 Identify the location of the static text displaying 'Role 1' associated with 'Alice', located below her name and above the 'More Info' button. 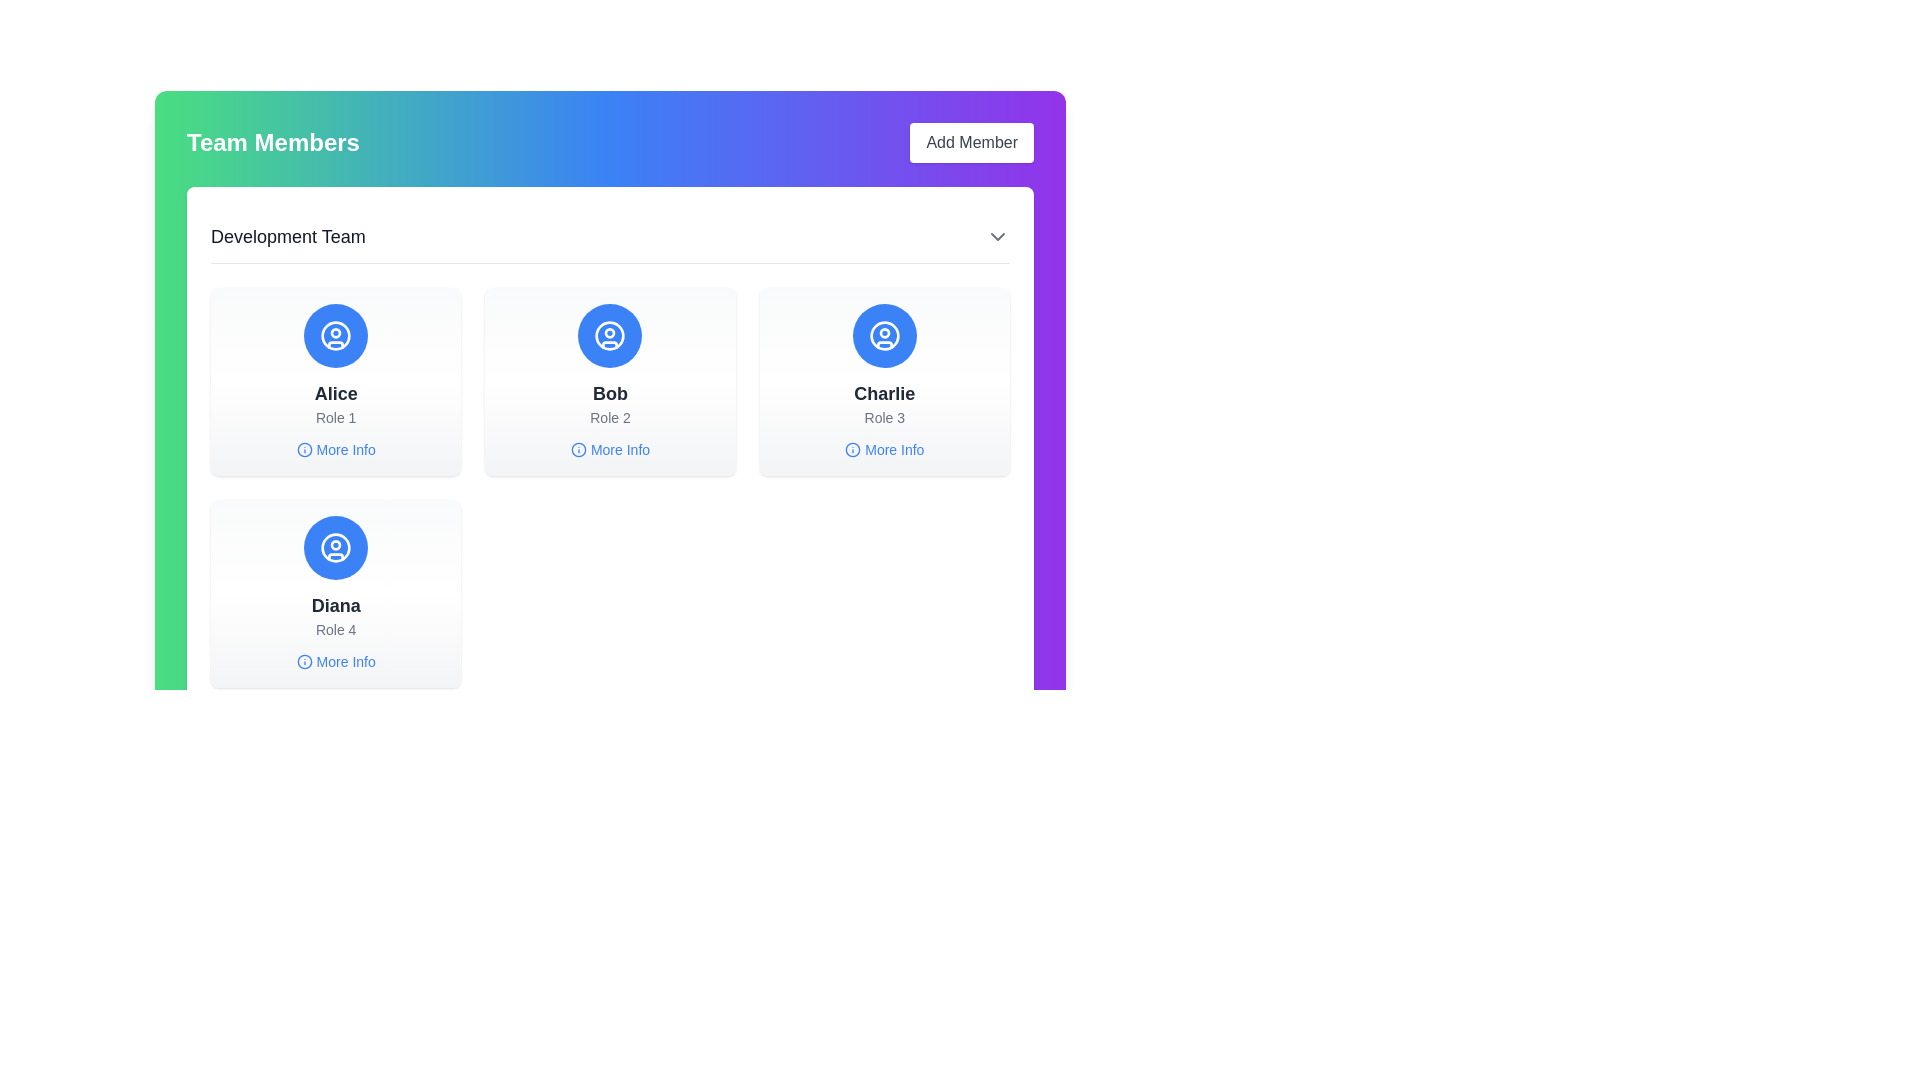
(336, 416).